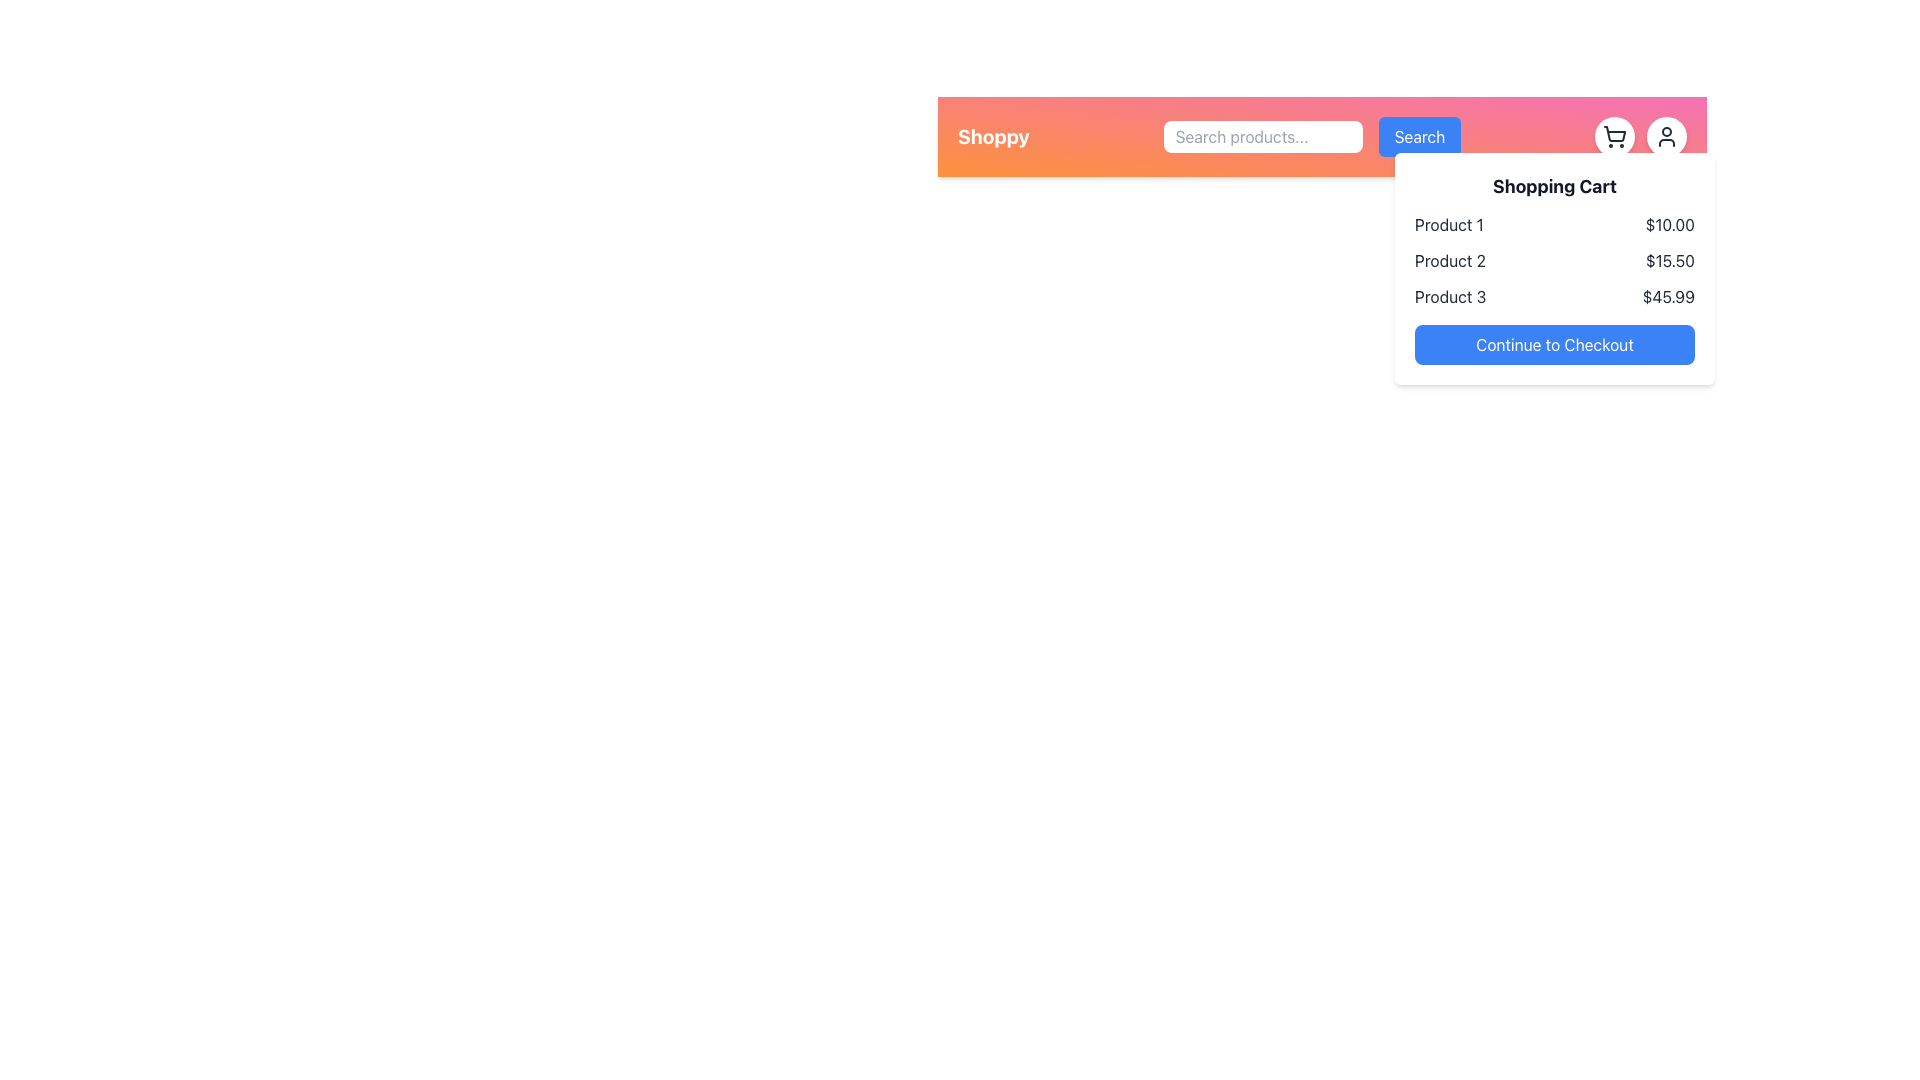  Describe the element at coordinates (1554, 186) in the screenshot. I see `bold text 'Shopping Cart' located at the top of the shopping cart dropdown interface, which is styled in a large font size and dark gray color` at that location.